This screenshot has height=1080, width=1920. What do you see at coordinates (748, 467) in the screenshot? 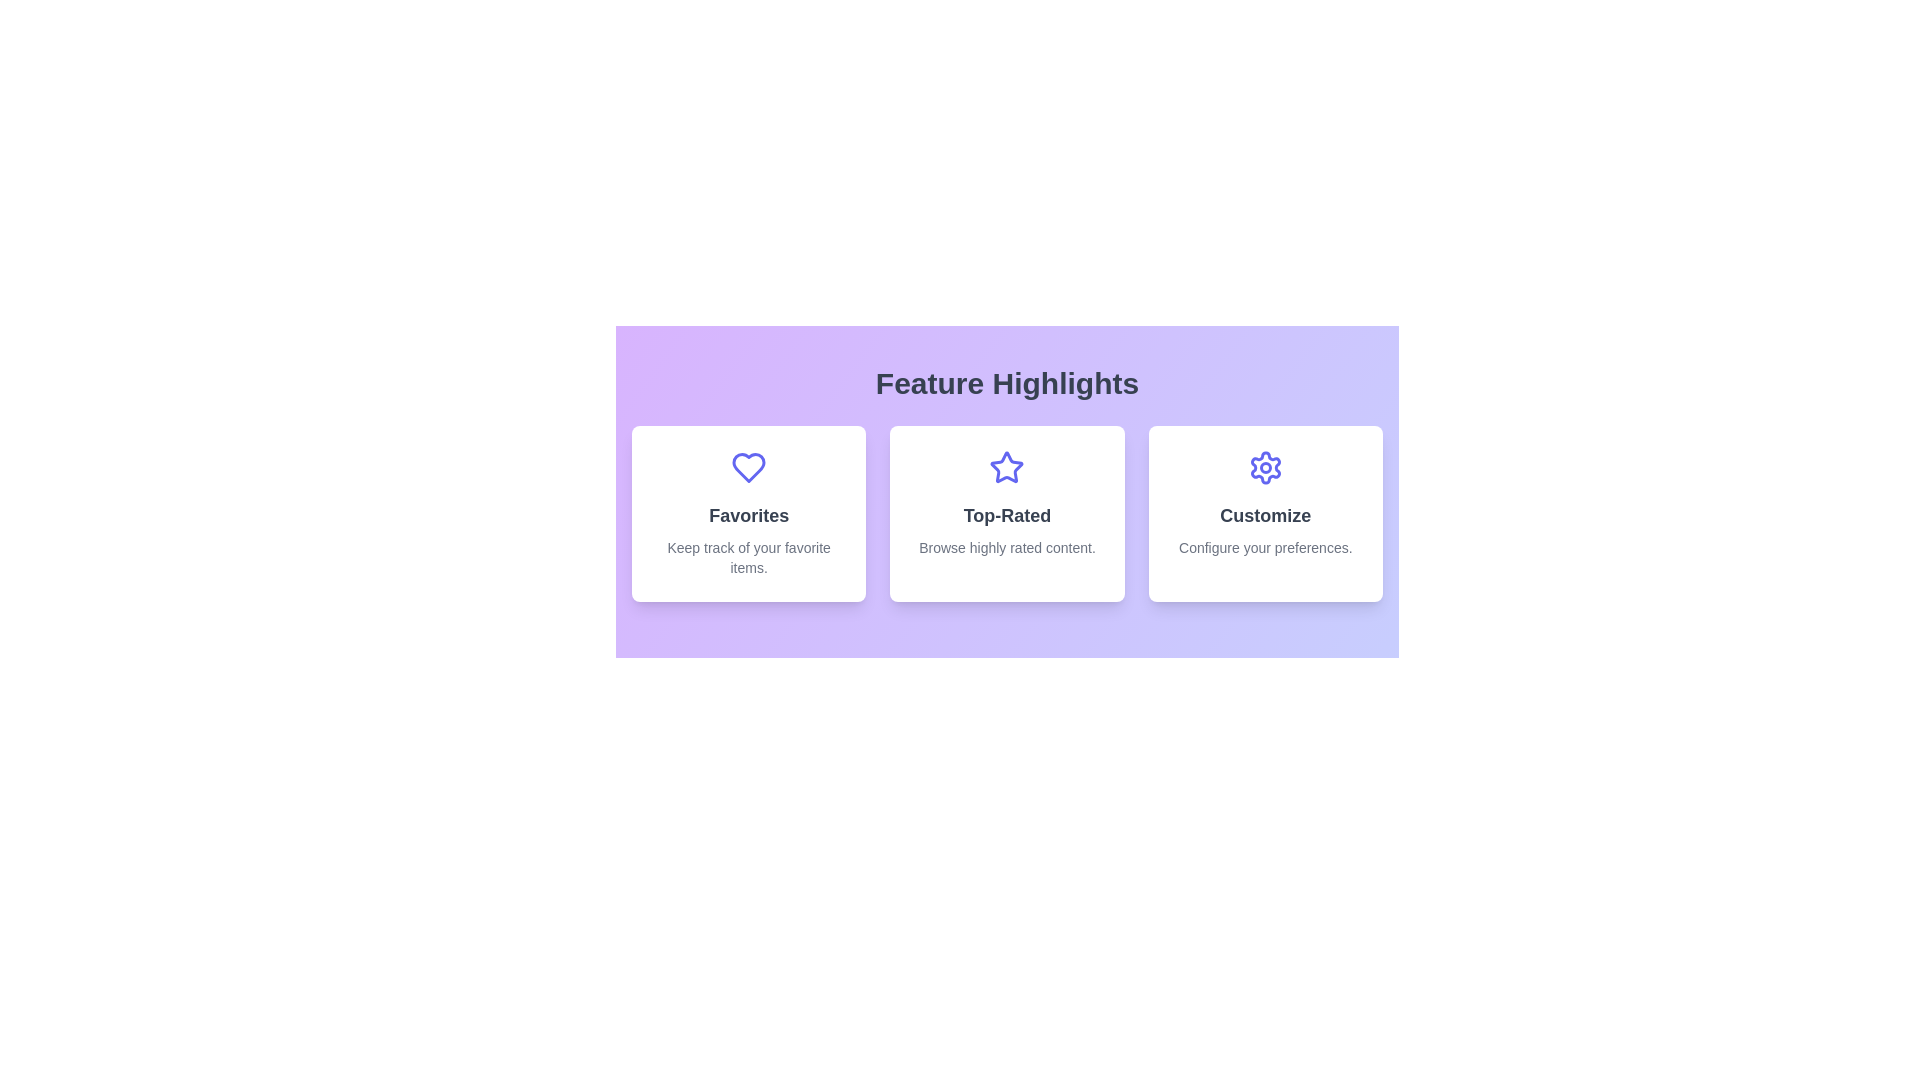
I see `the 'favorites' icon located within the first card of the 'Favorites' section to interact with the saved items feature` at bounding box center [748, 467].